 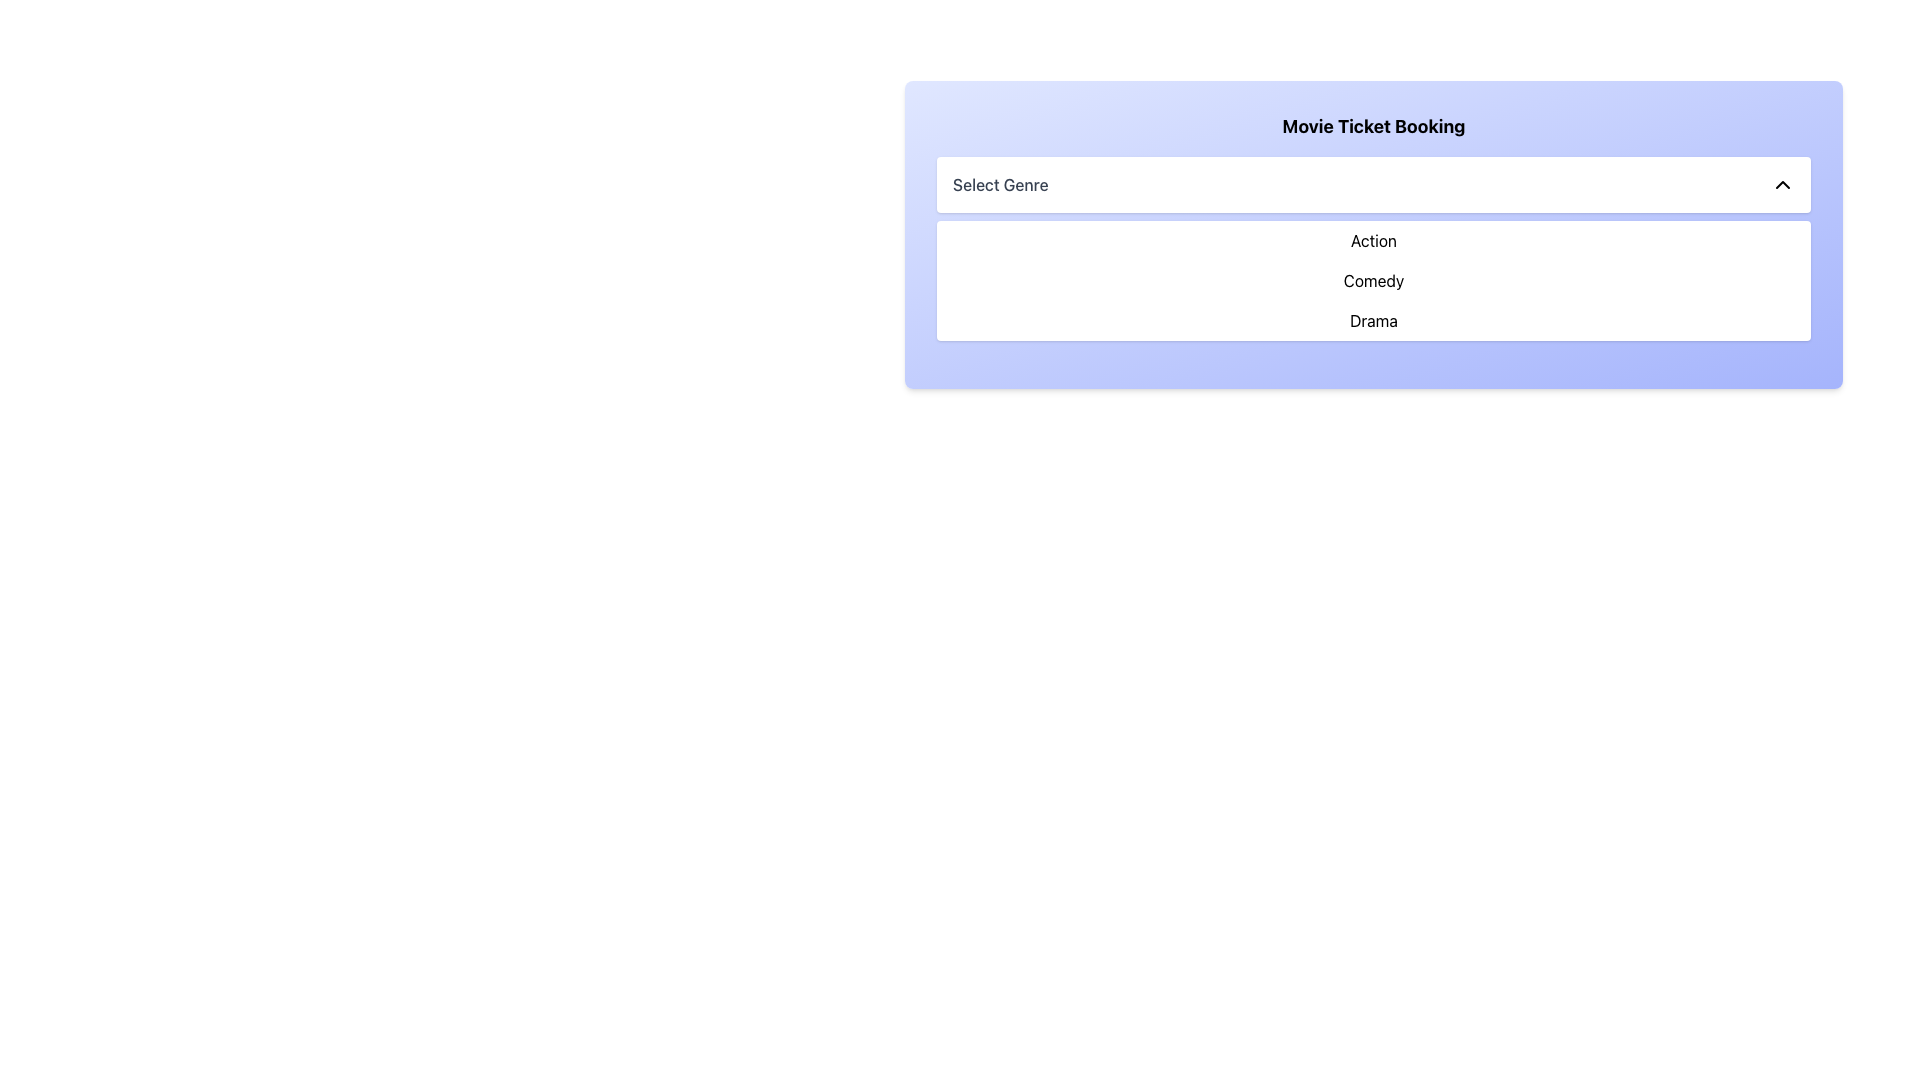 What do you see at coordinates (1372, 319) in the screenshot?
I see `the third item in the dropdown list titled 'Select Genre'` at bounding box center [1372, 319].